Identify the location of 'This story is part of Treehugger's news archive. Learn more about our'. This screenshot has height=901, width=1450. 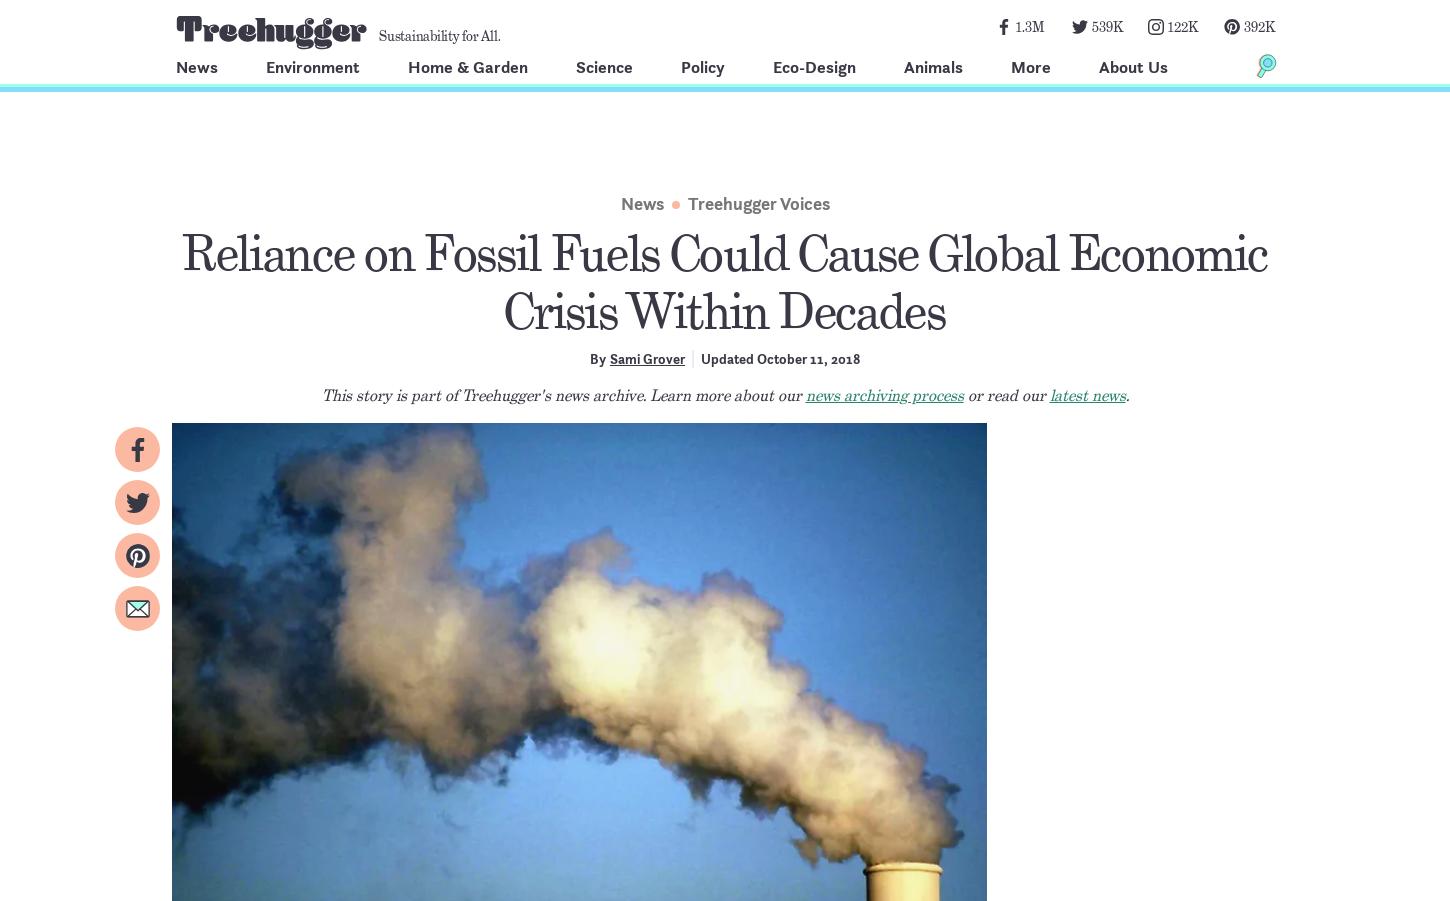
(563, 394).